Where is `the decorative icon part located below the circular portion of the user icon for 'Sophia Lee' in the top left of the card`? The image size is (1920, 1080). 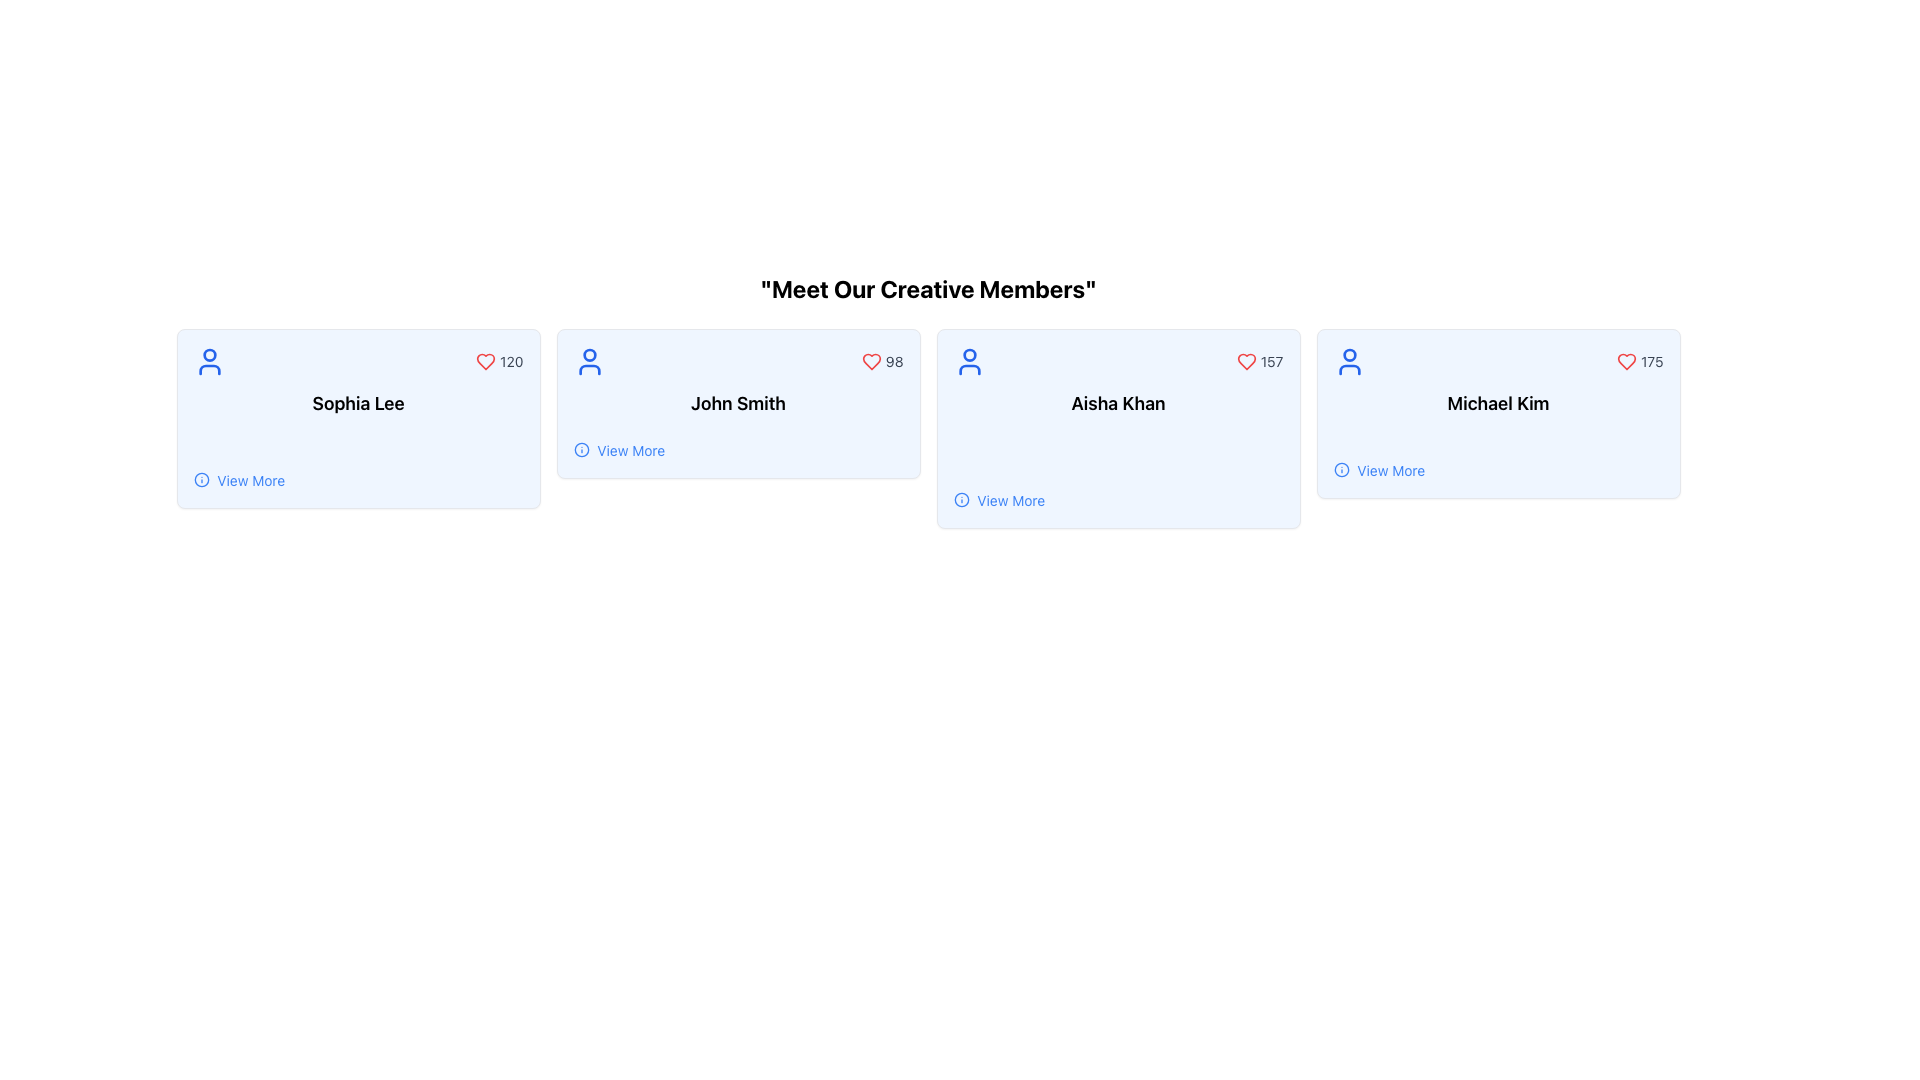 the decorative icon part located below the circular portion of the user icon for 'Sophia Lee' in the top left of the card is located at coordinates (209, 370).